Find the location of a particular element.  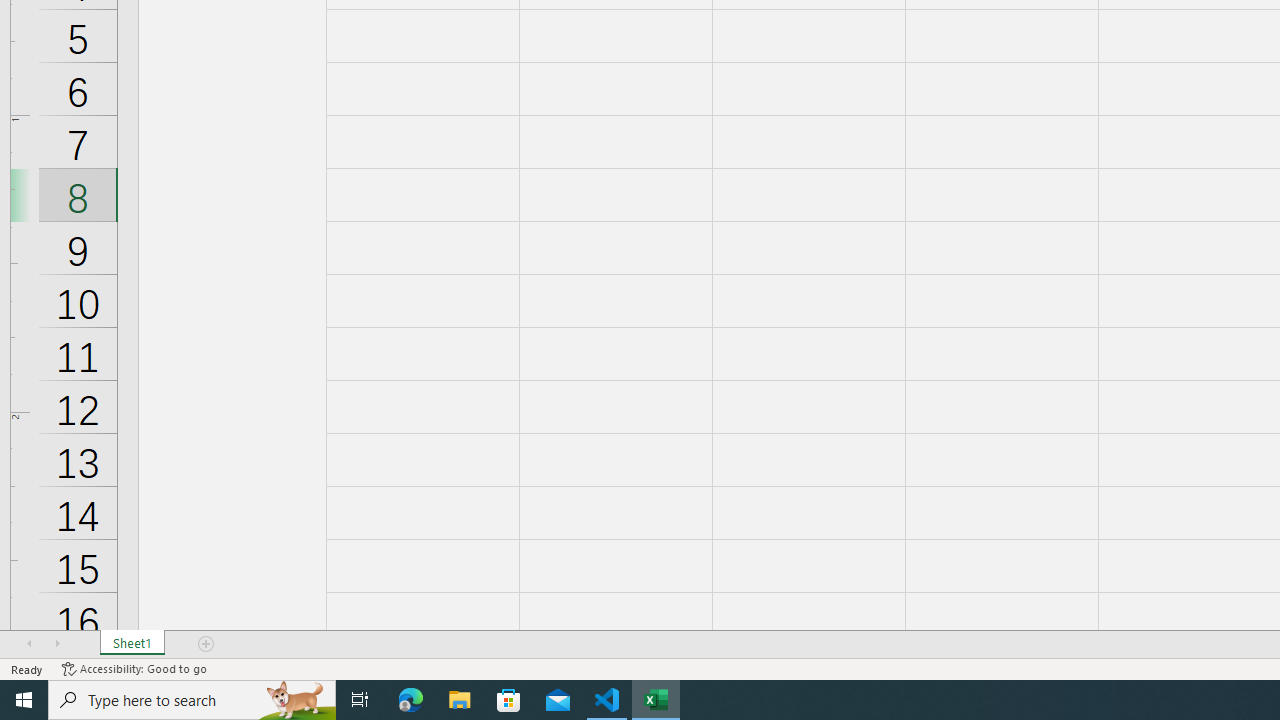

'Sheet1' is located at coordinates (131, 644).